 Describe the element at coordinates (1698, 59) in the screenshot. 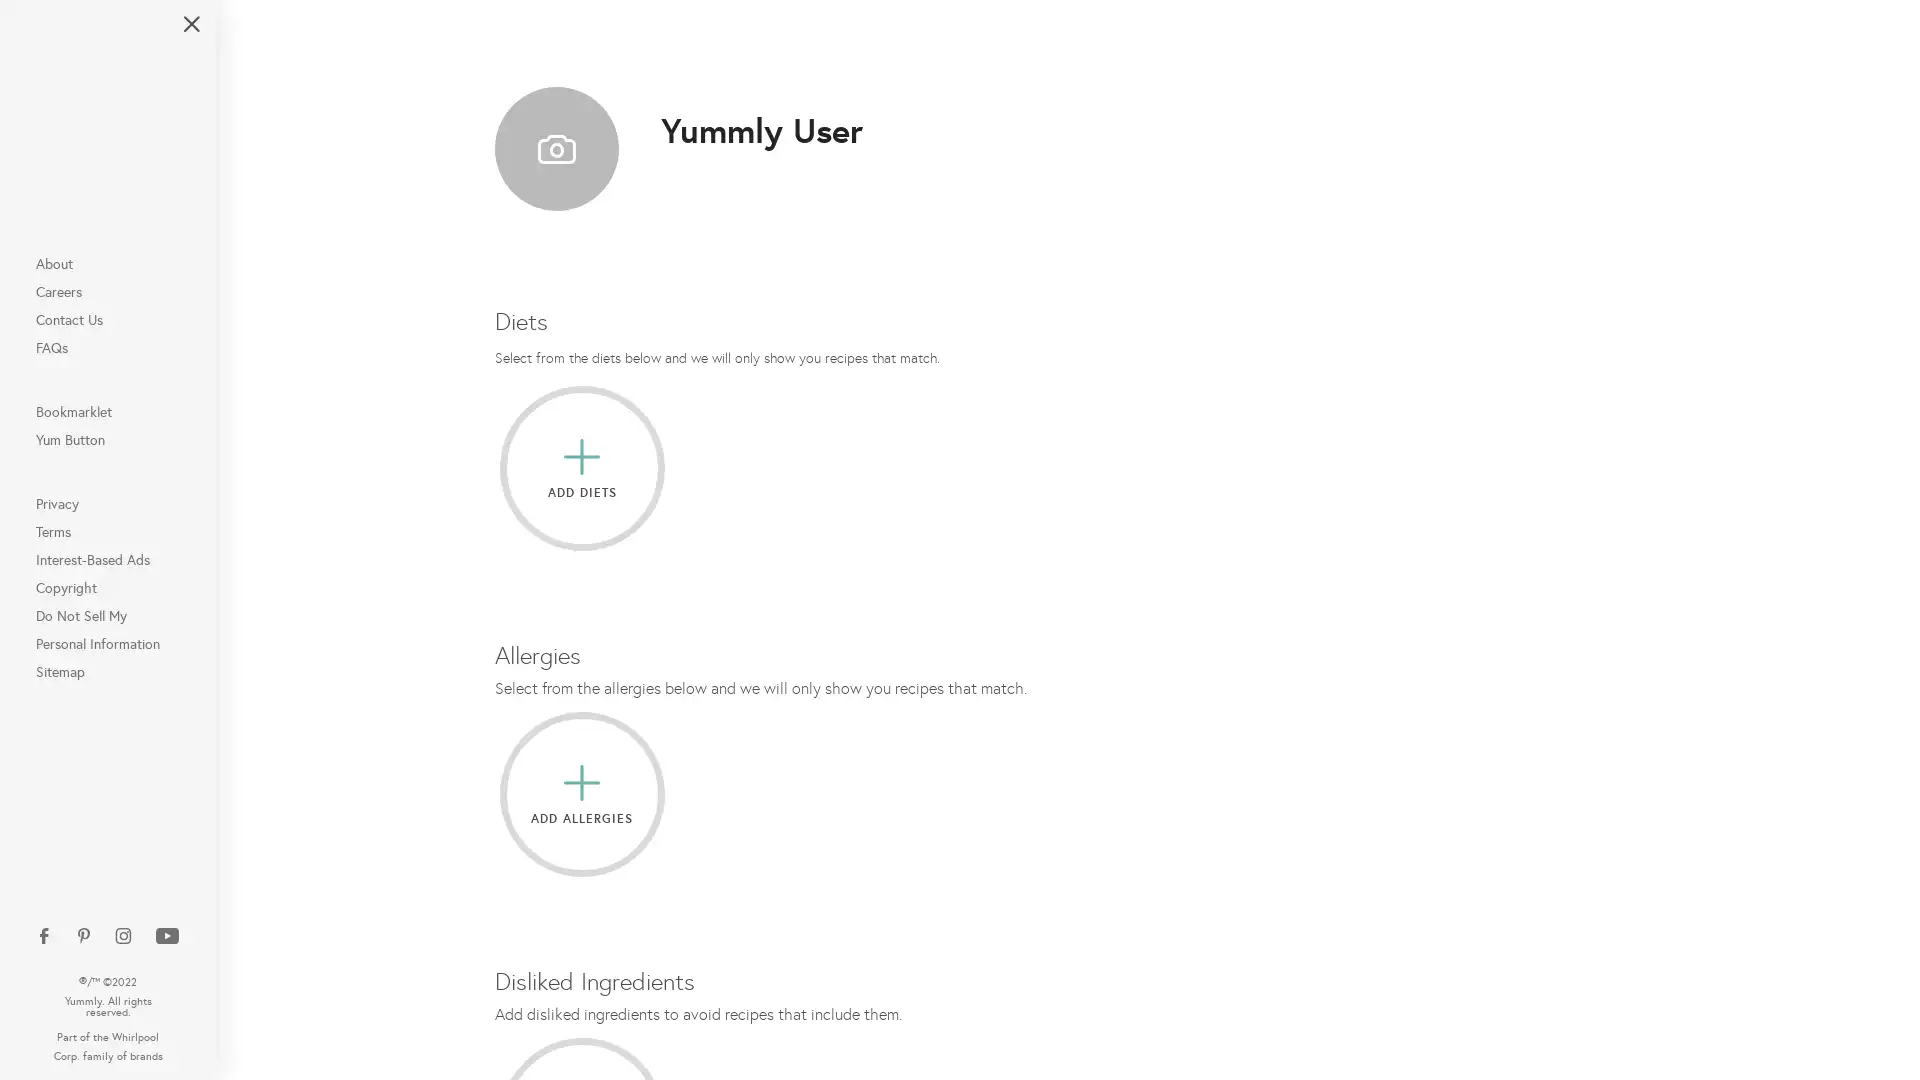

I see `Search for Recipes` at that location.